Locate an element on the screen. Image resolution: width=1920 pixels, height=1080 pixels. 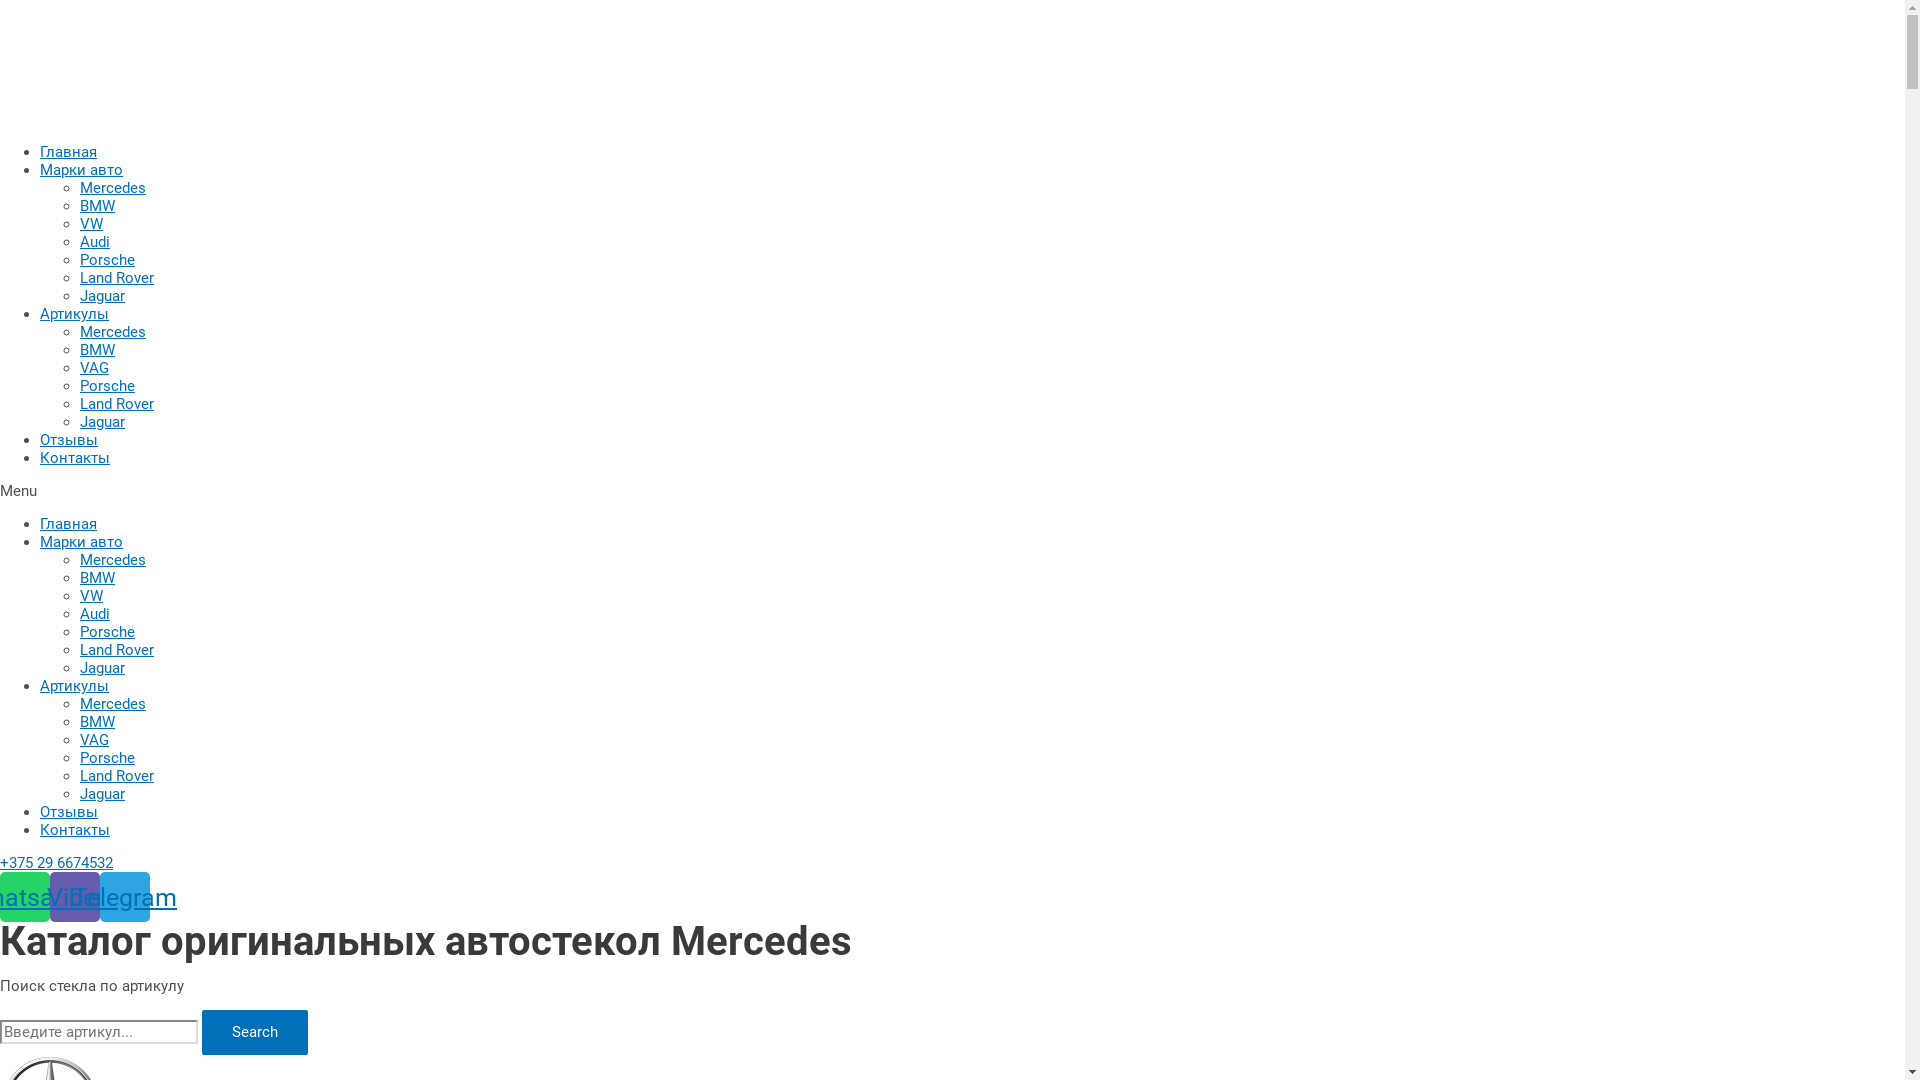
'Mercedes' is located at coordinates (112, 188).